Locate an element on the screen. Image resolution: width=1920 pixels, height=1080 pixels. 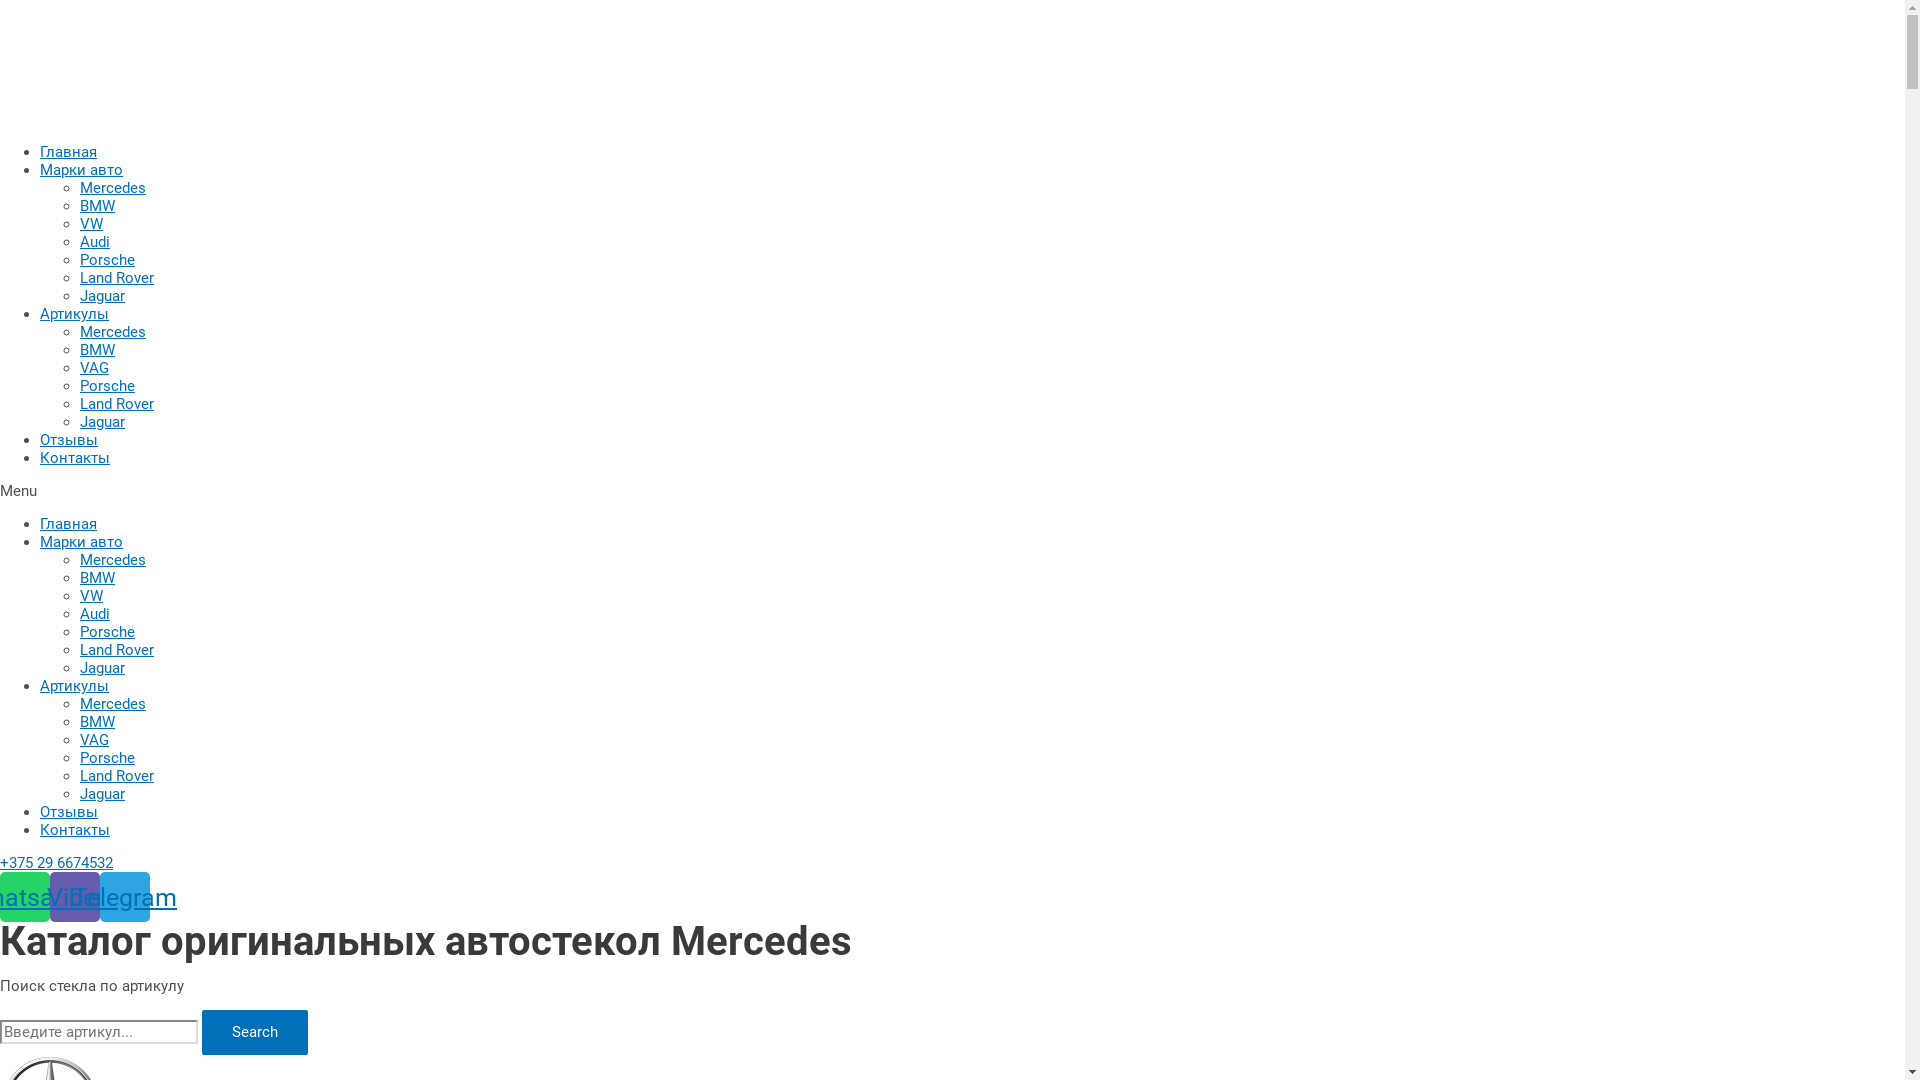
'Mercedes' is located at coordinates (112, 188).